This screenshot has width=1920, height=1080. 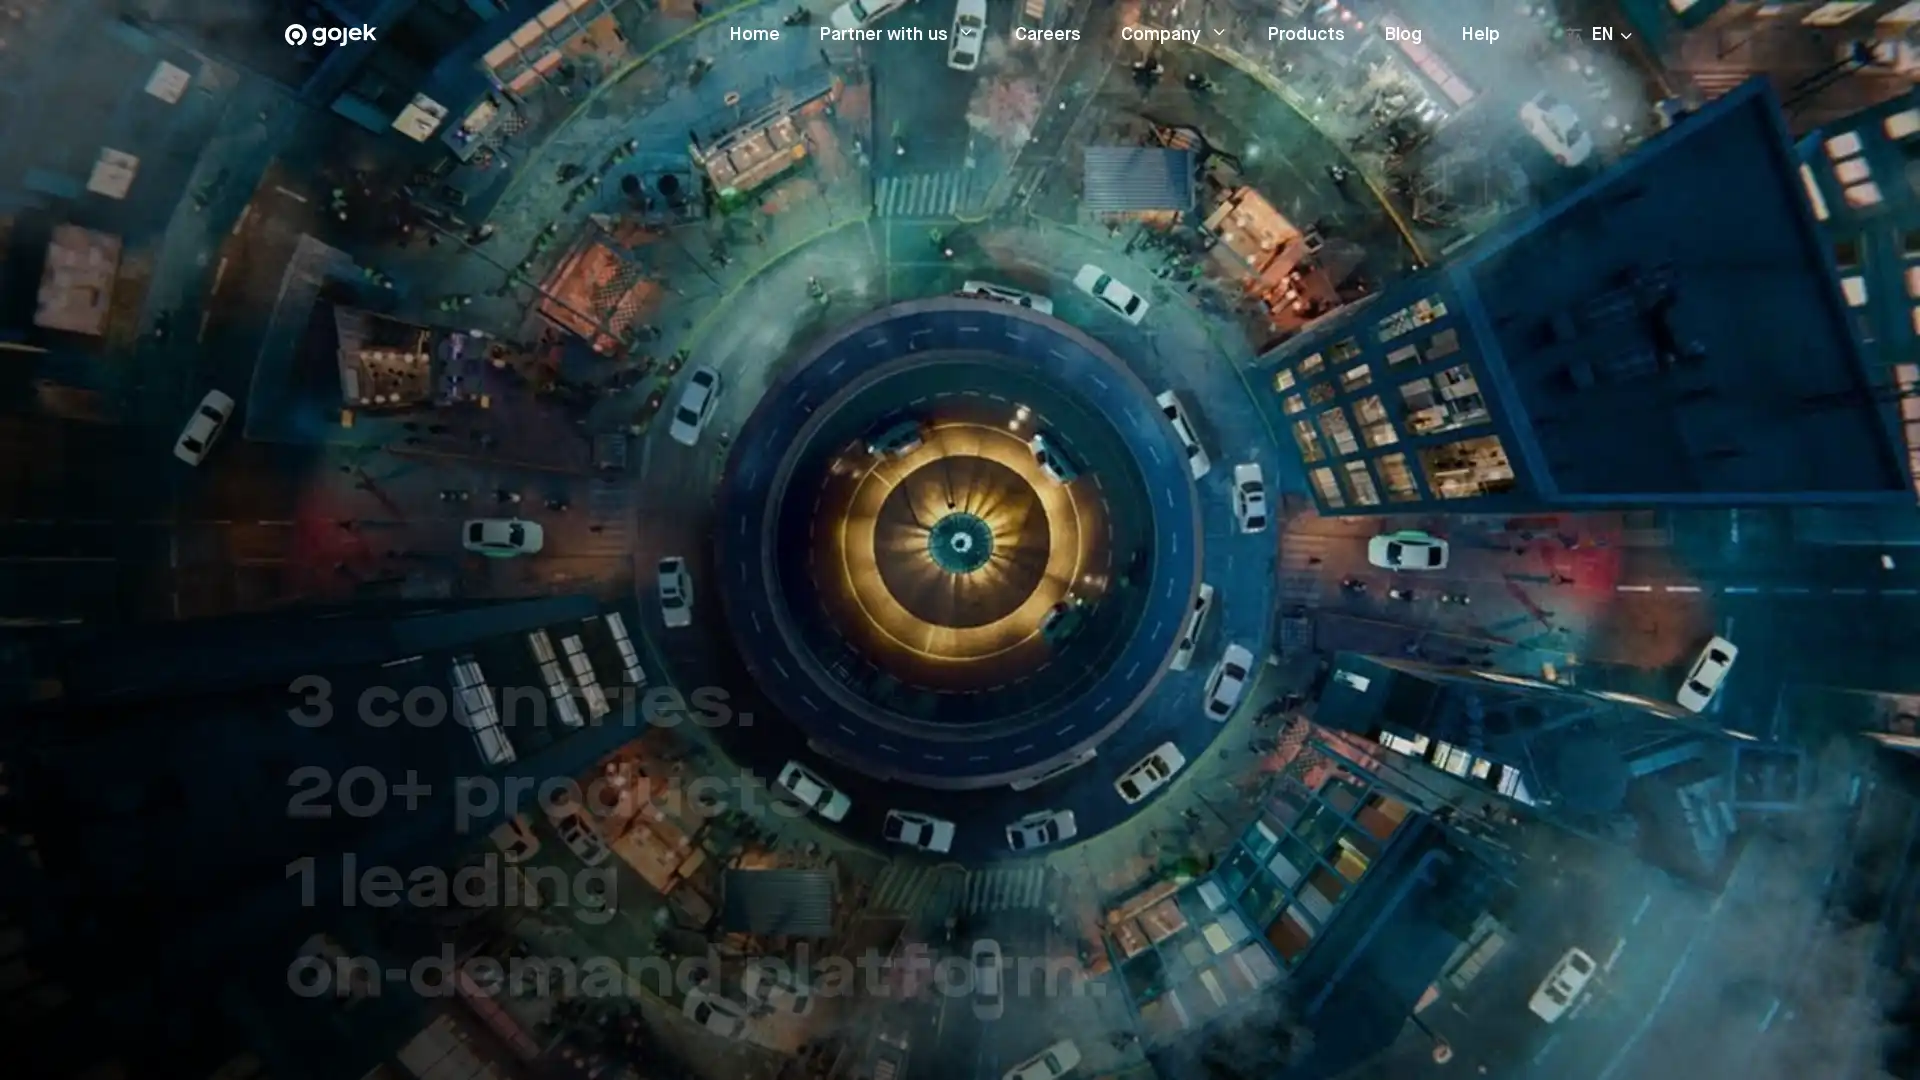 I want to click on Accept All Cookies, so click(x=1541, y=1010).